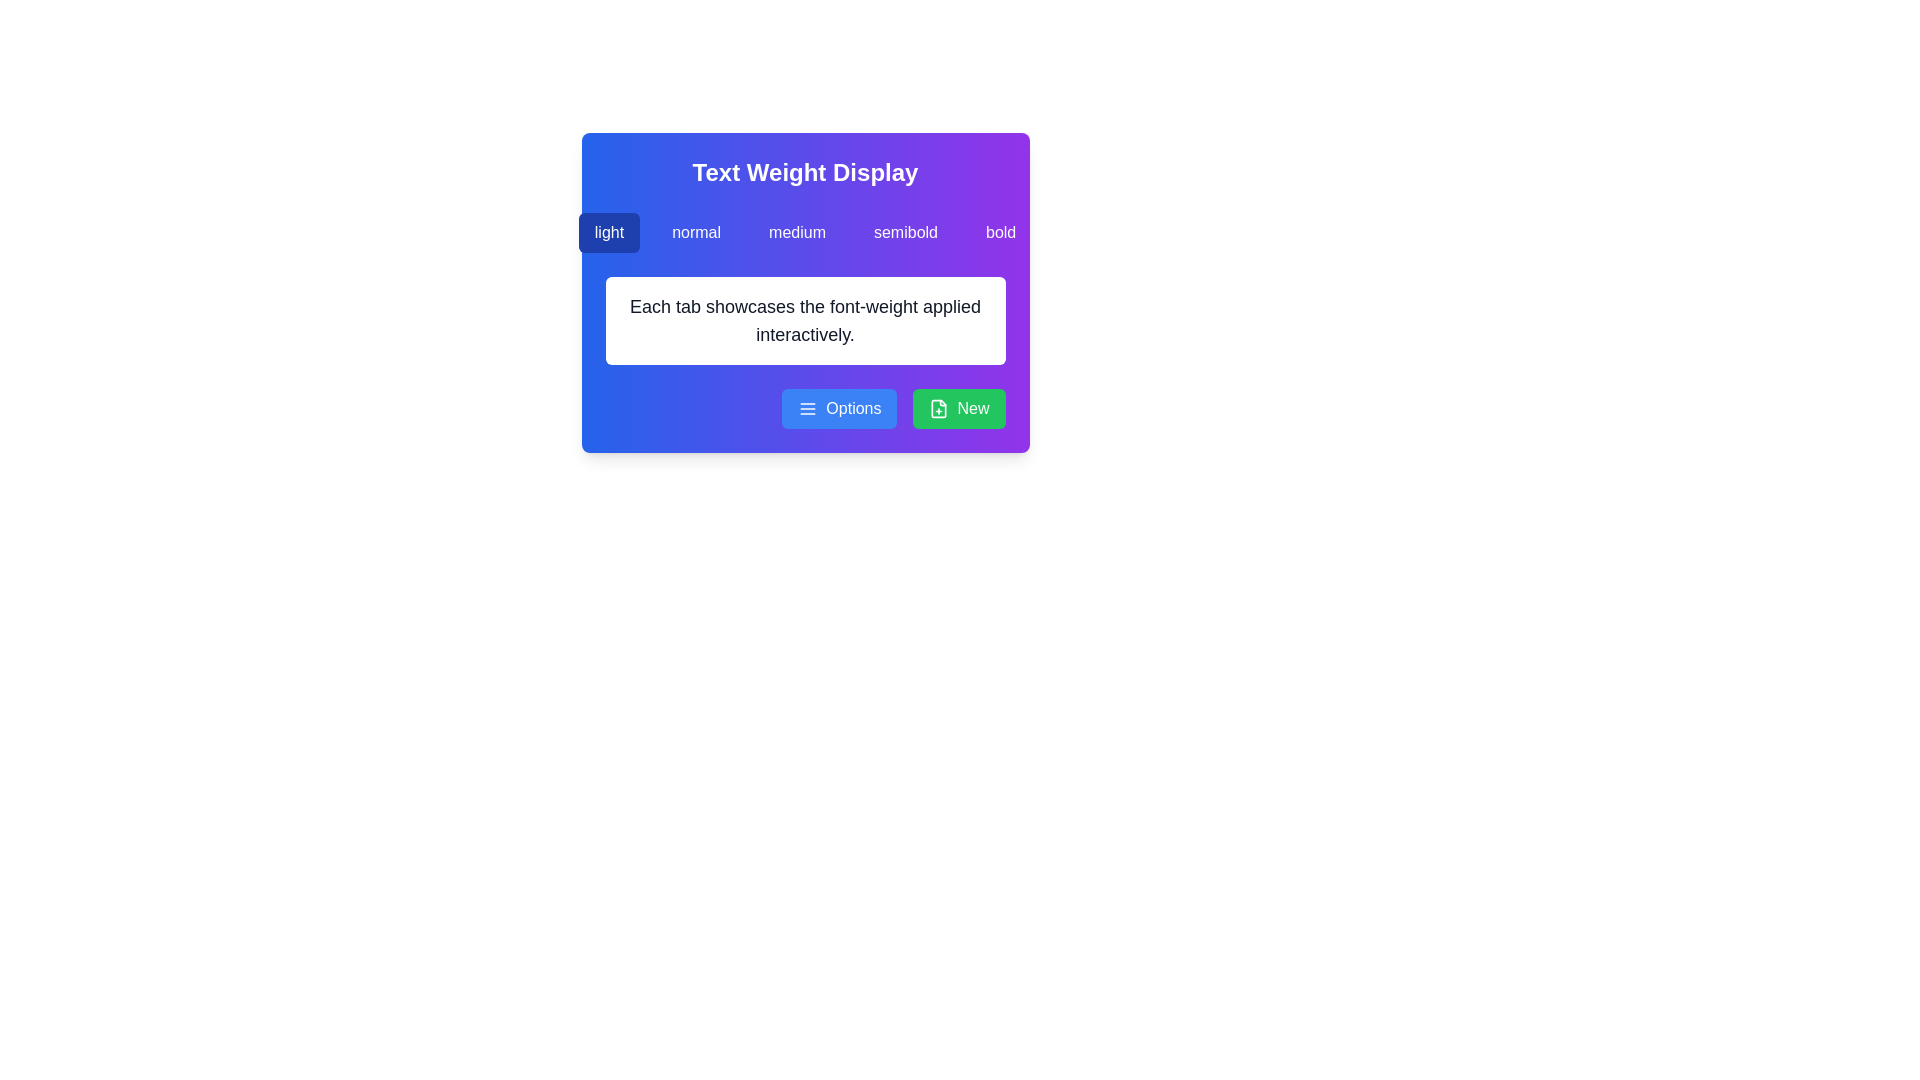 The image size is (1920, 1080). What do you see at coordinates (938, 407) in the screenshot?
I see `the document icon with a plus sign within the green 'New' button located at the bottom right corner of the interface` at bounding box center [938, 407].